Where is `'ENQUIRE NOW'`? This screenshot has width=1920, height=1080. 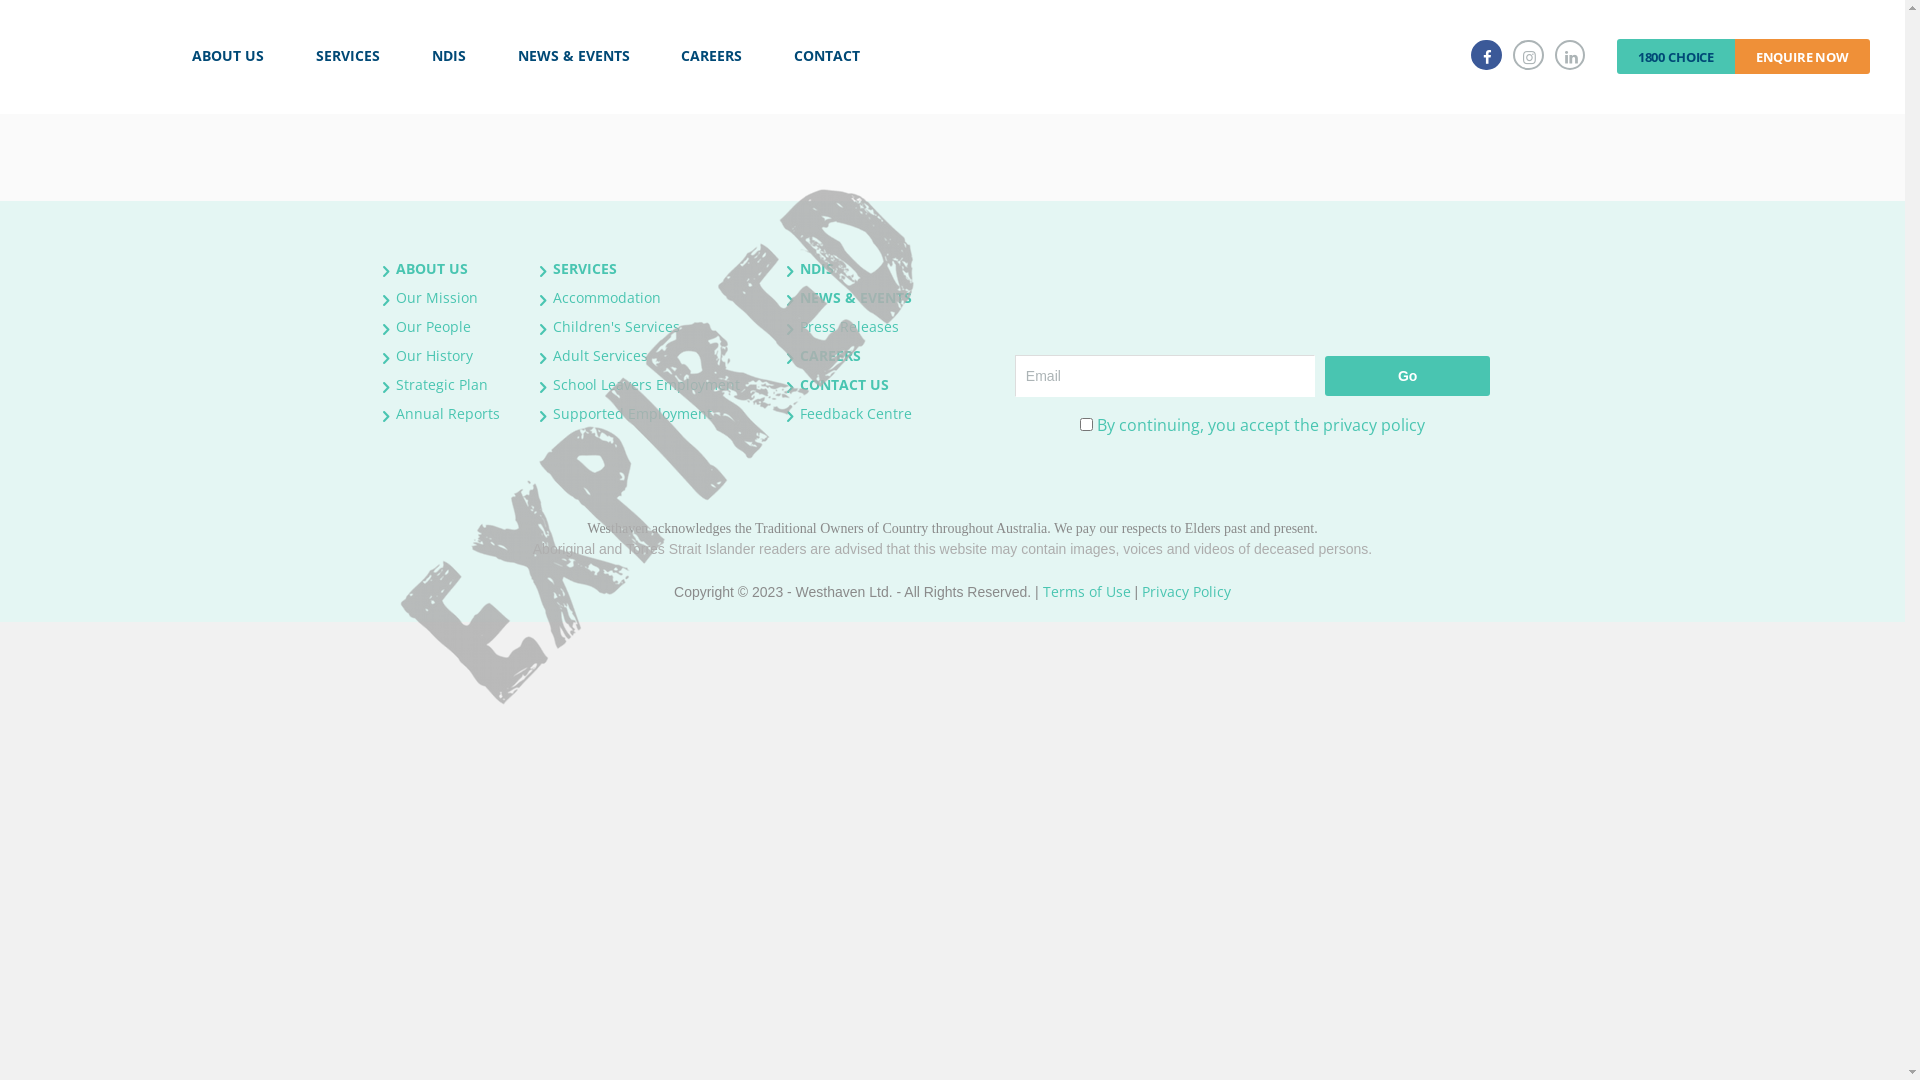 'ENQUIRE NOW' is located at coordinates (1802, 55).